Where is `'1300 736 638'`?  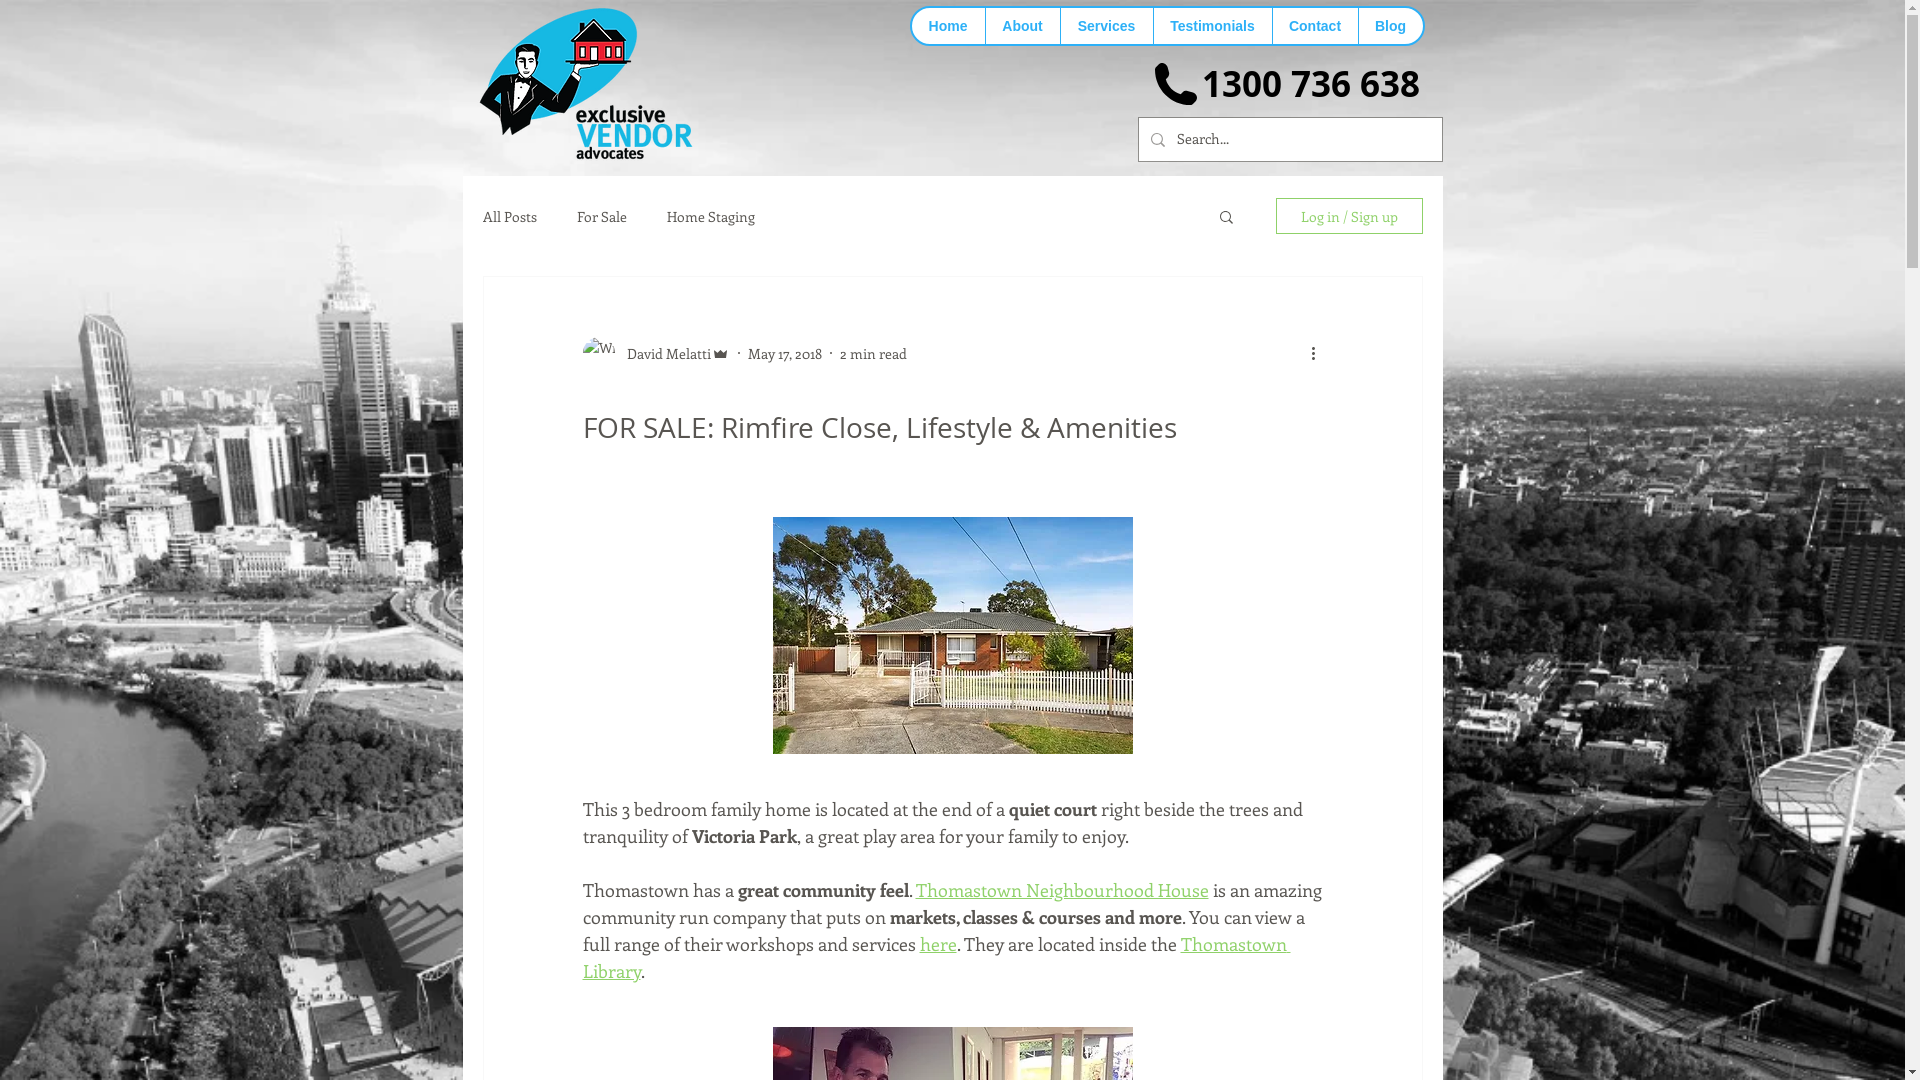 '1300 736 638' is located at coordinates (1310, 83).